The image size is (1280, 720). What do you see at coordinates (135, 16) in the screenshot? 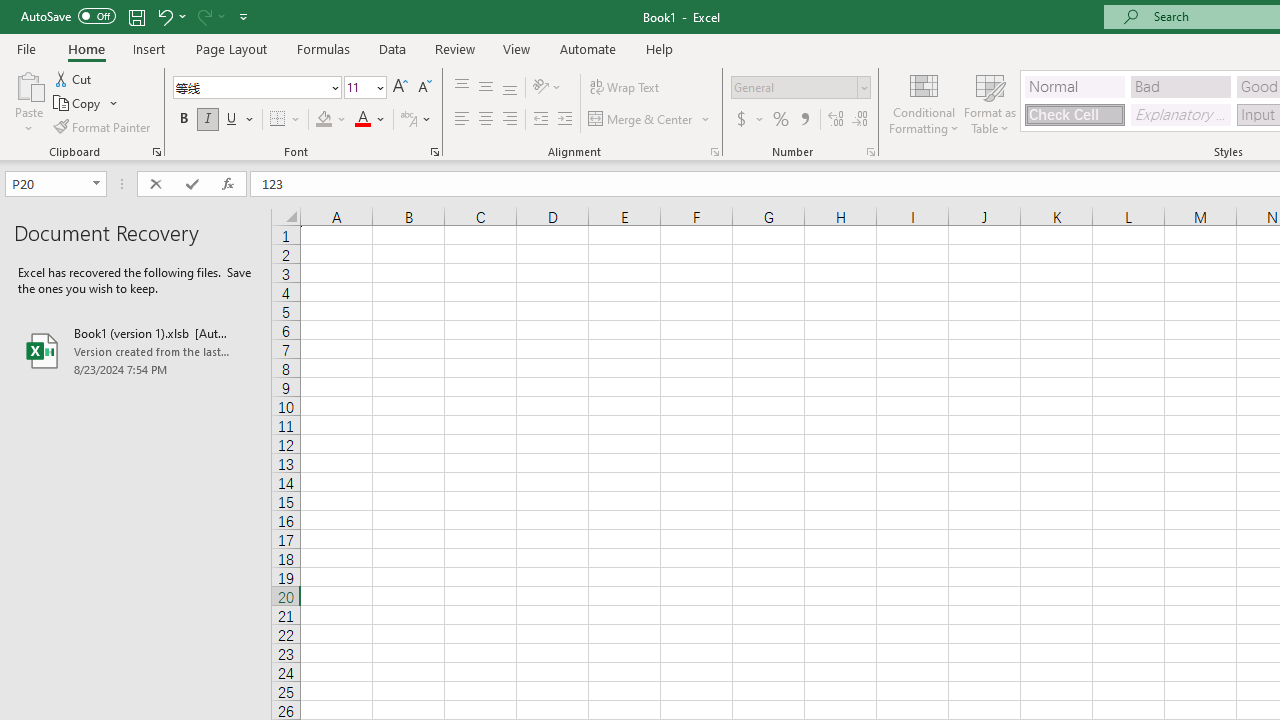
I see `'Save'` at bounding box center [135, 16].